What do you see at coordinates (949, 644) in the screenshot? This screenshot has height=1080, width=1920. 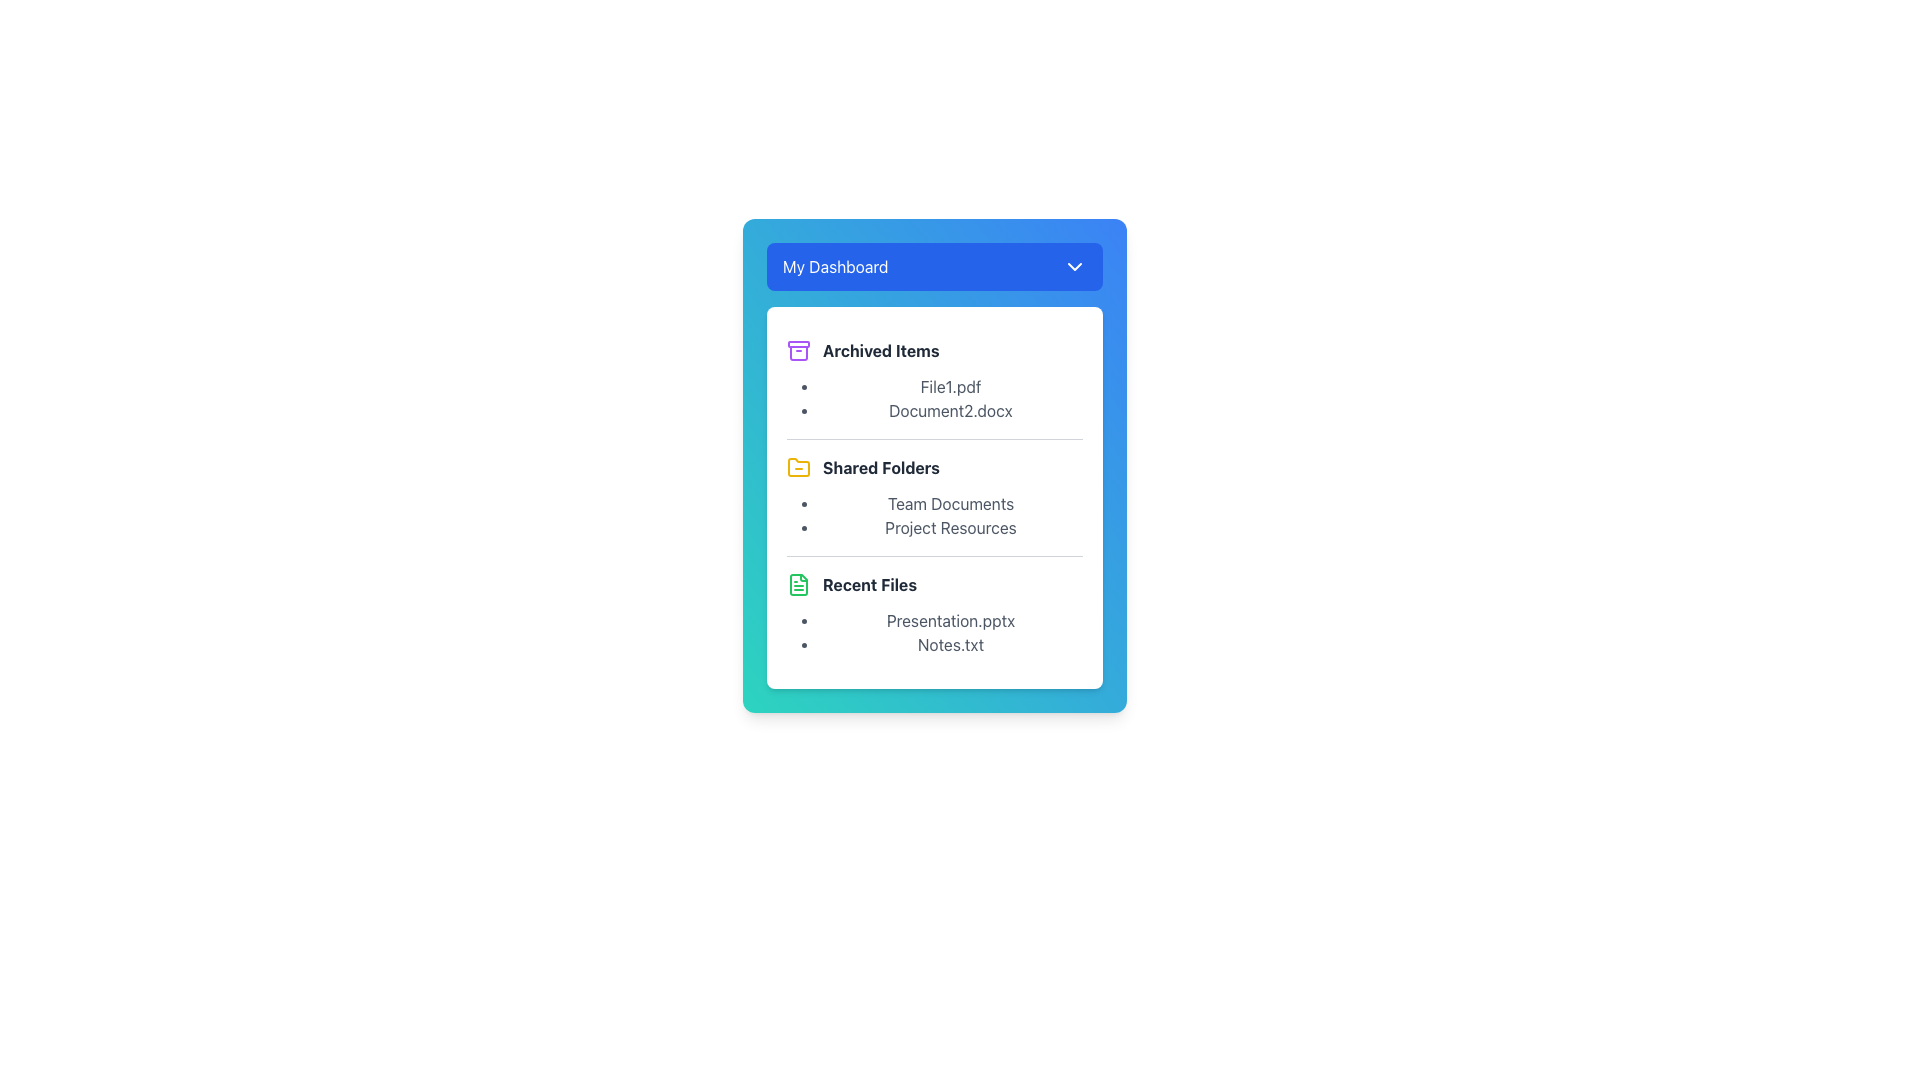 I see `the 'Notes.txt' text item in the 'Recent Files' section` at bounding box center [949, 644].